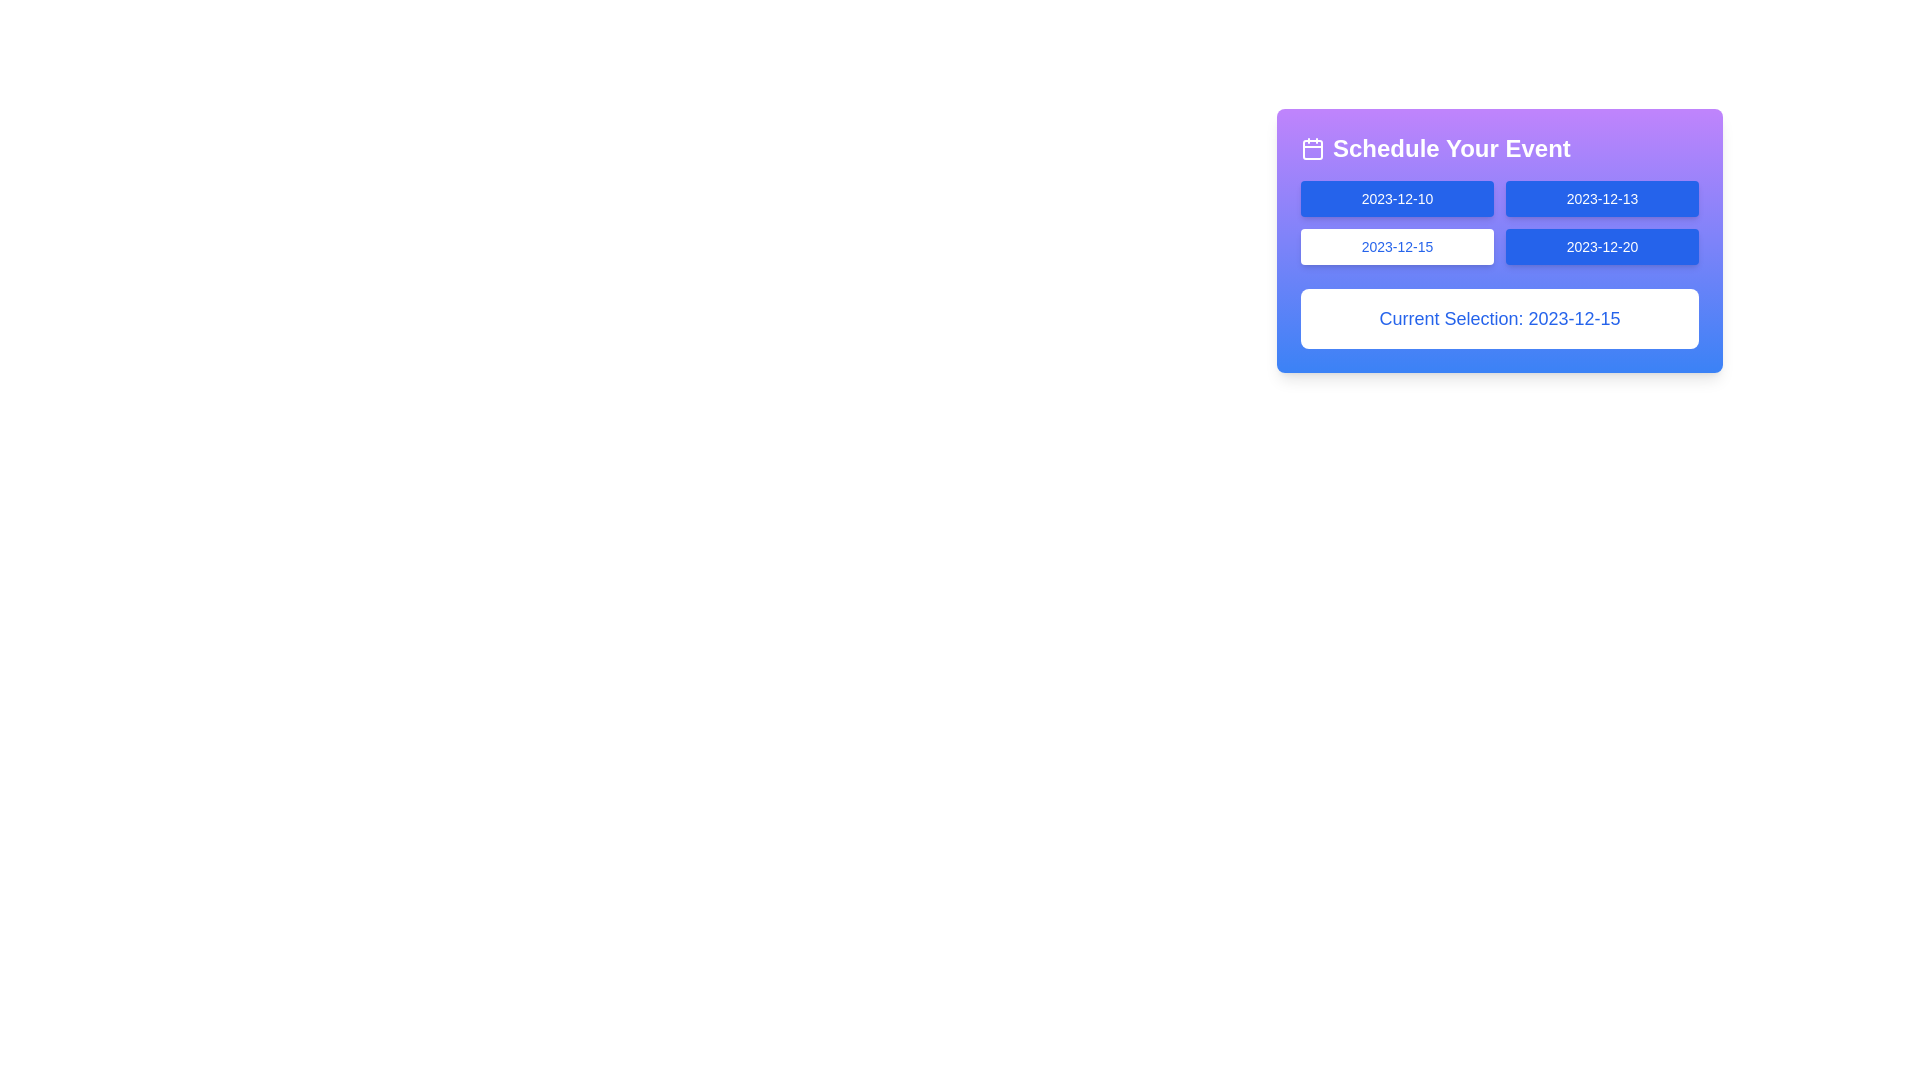 This screenshot has height=1080, width=1920. Describe the element at coordinates (1499, 258) in the screenshot. I see `the button displaying '2023-12-15' located in the second row and first column of the scheduling panel` at that location.